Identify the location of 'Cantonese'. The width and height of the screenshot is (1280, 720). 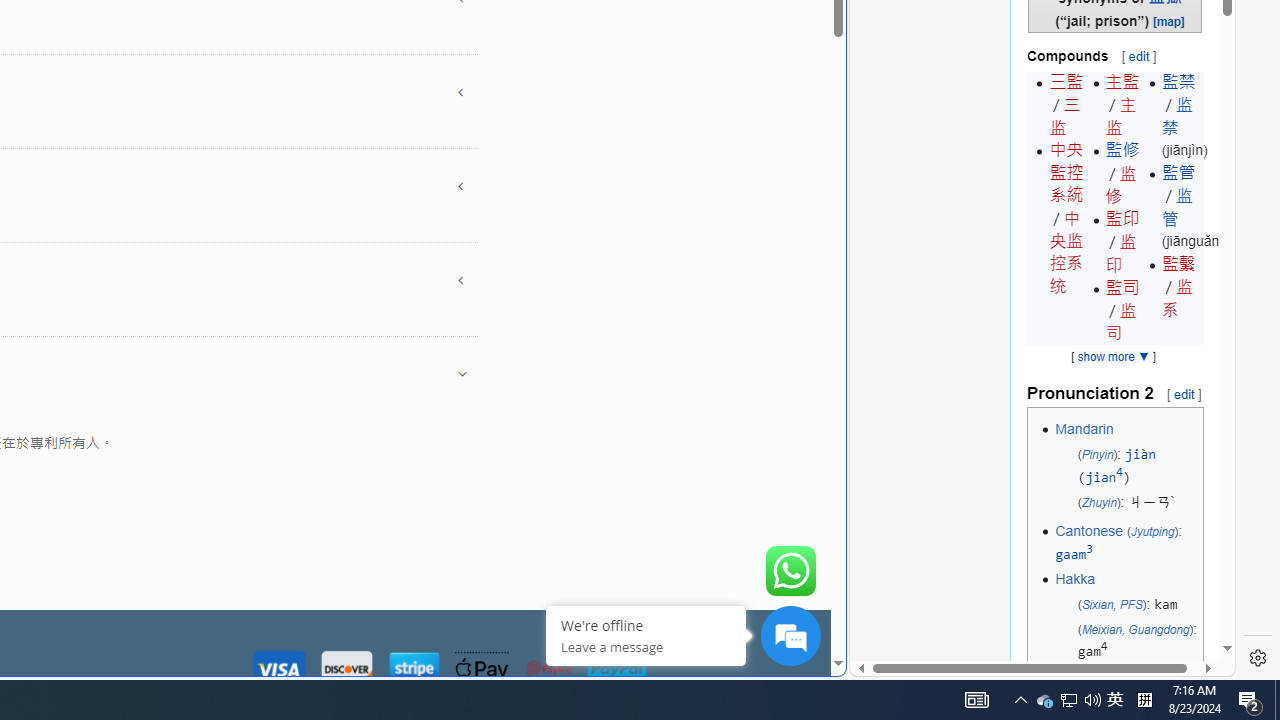
(1088, 530).